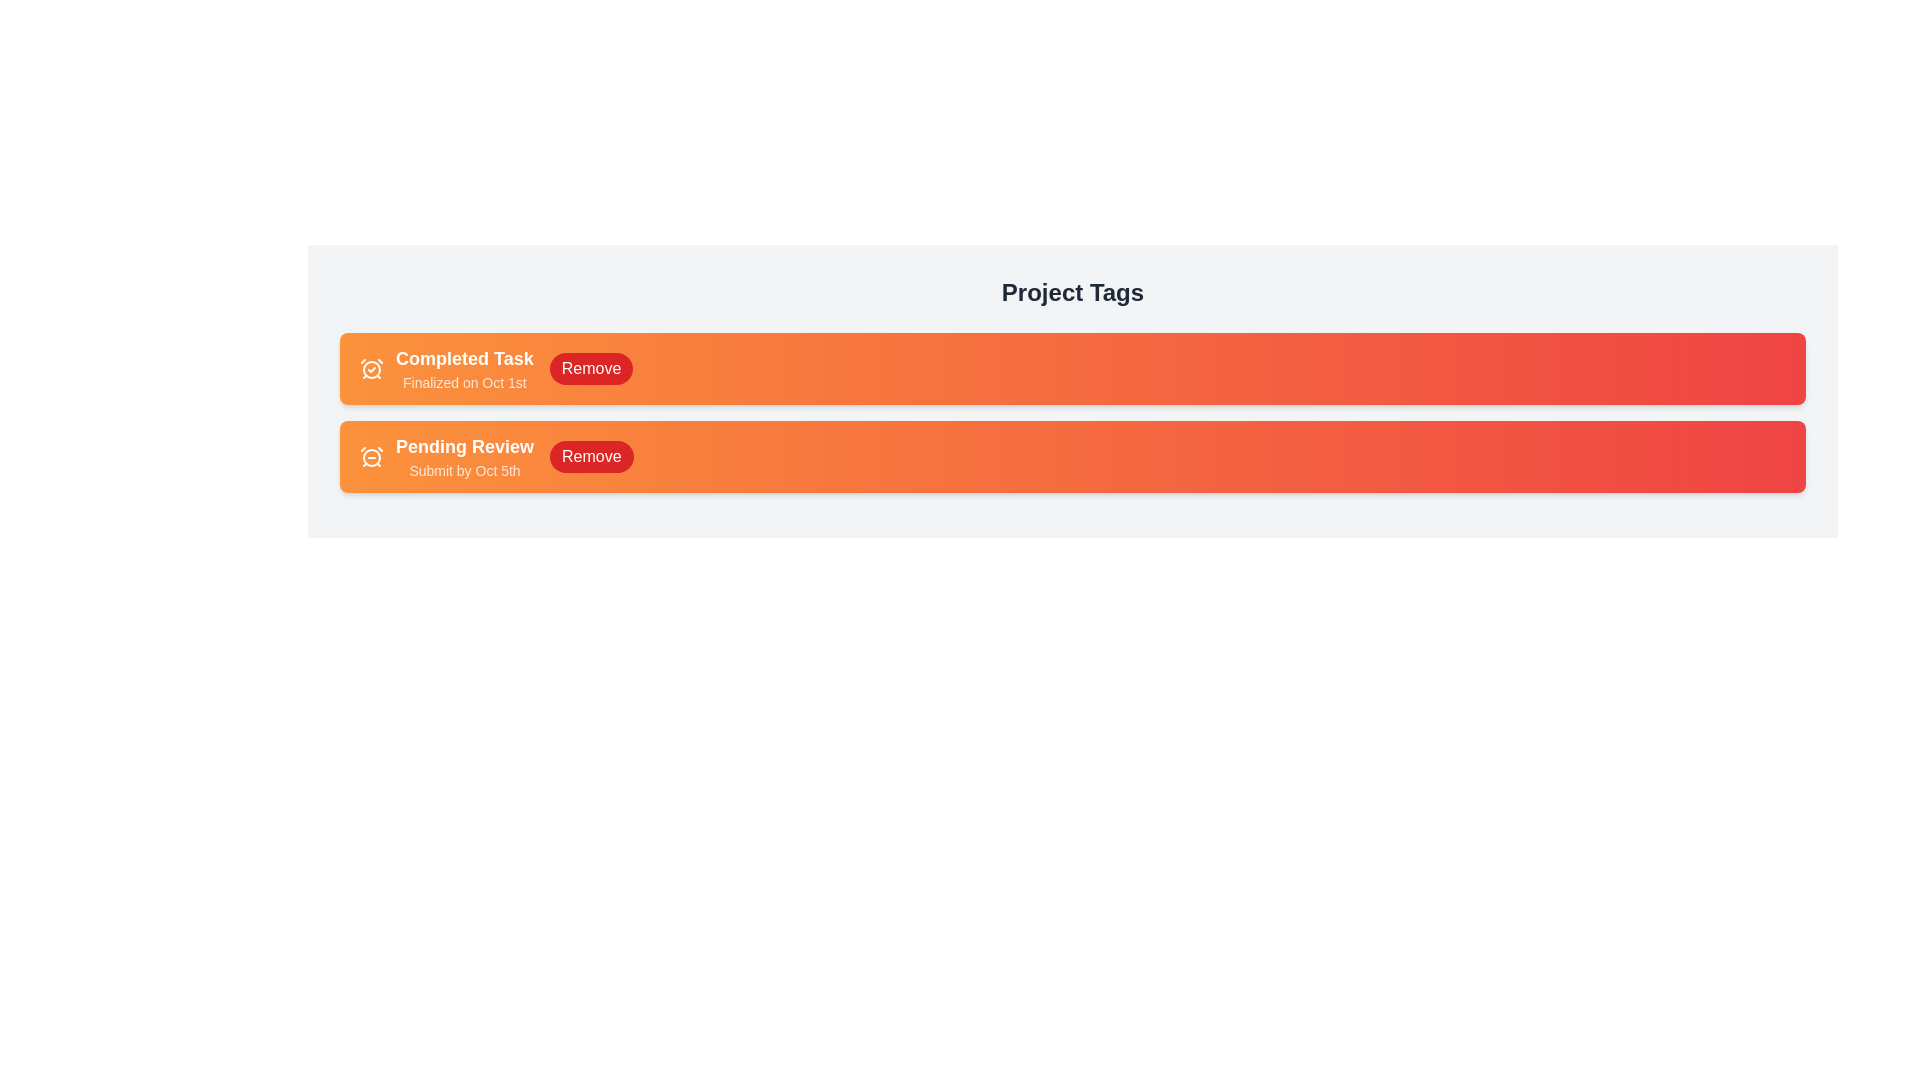  What do you see at coordinates (590, 369) in the screenshot?
I see `'Remove' button for the tag labeled 'Completed Task'` at bounding box center [590, 369].